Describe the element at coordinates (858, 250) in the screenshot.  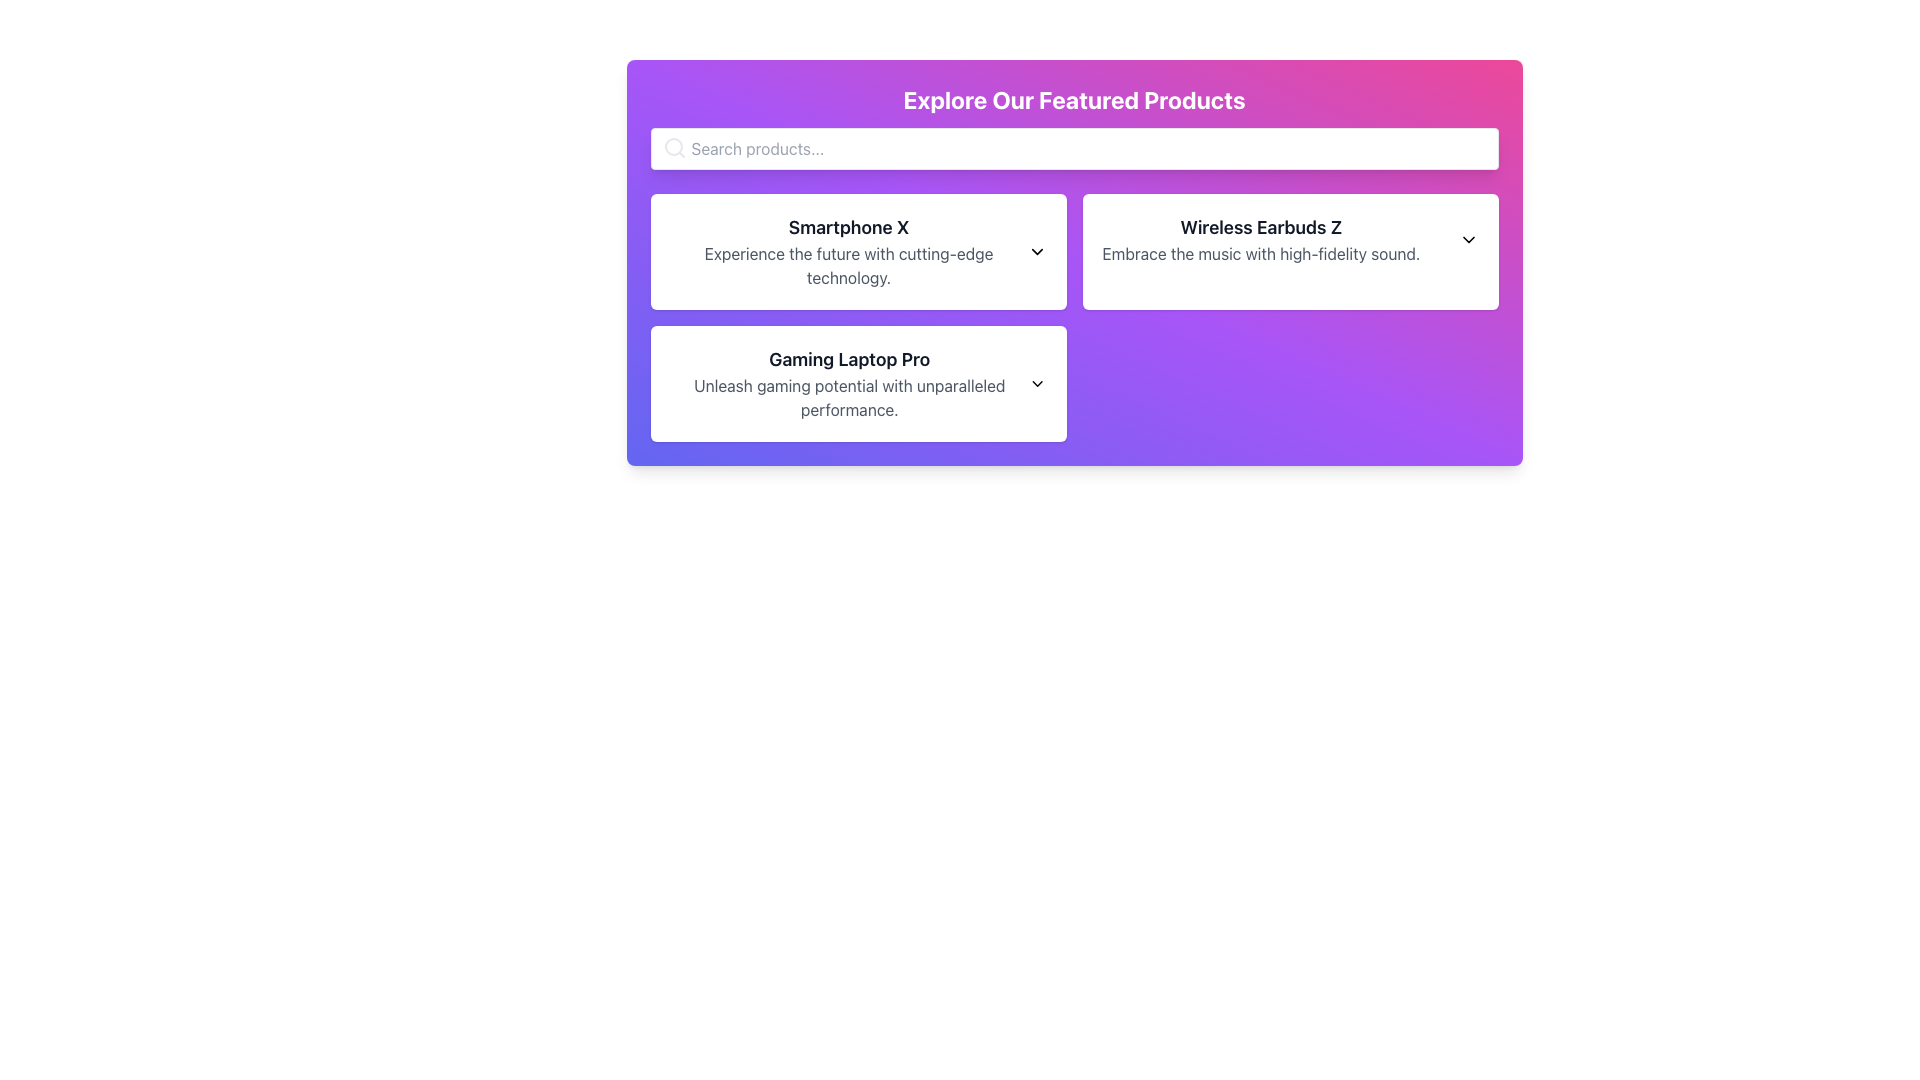
I see `the text description element titled 'Smartphone X' which features a subtitle 'Experience the future with cutting-edge technology', located in the left column of the layout under 'Explore Our Featured Products'` at that location.